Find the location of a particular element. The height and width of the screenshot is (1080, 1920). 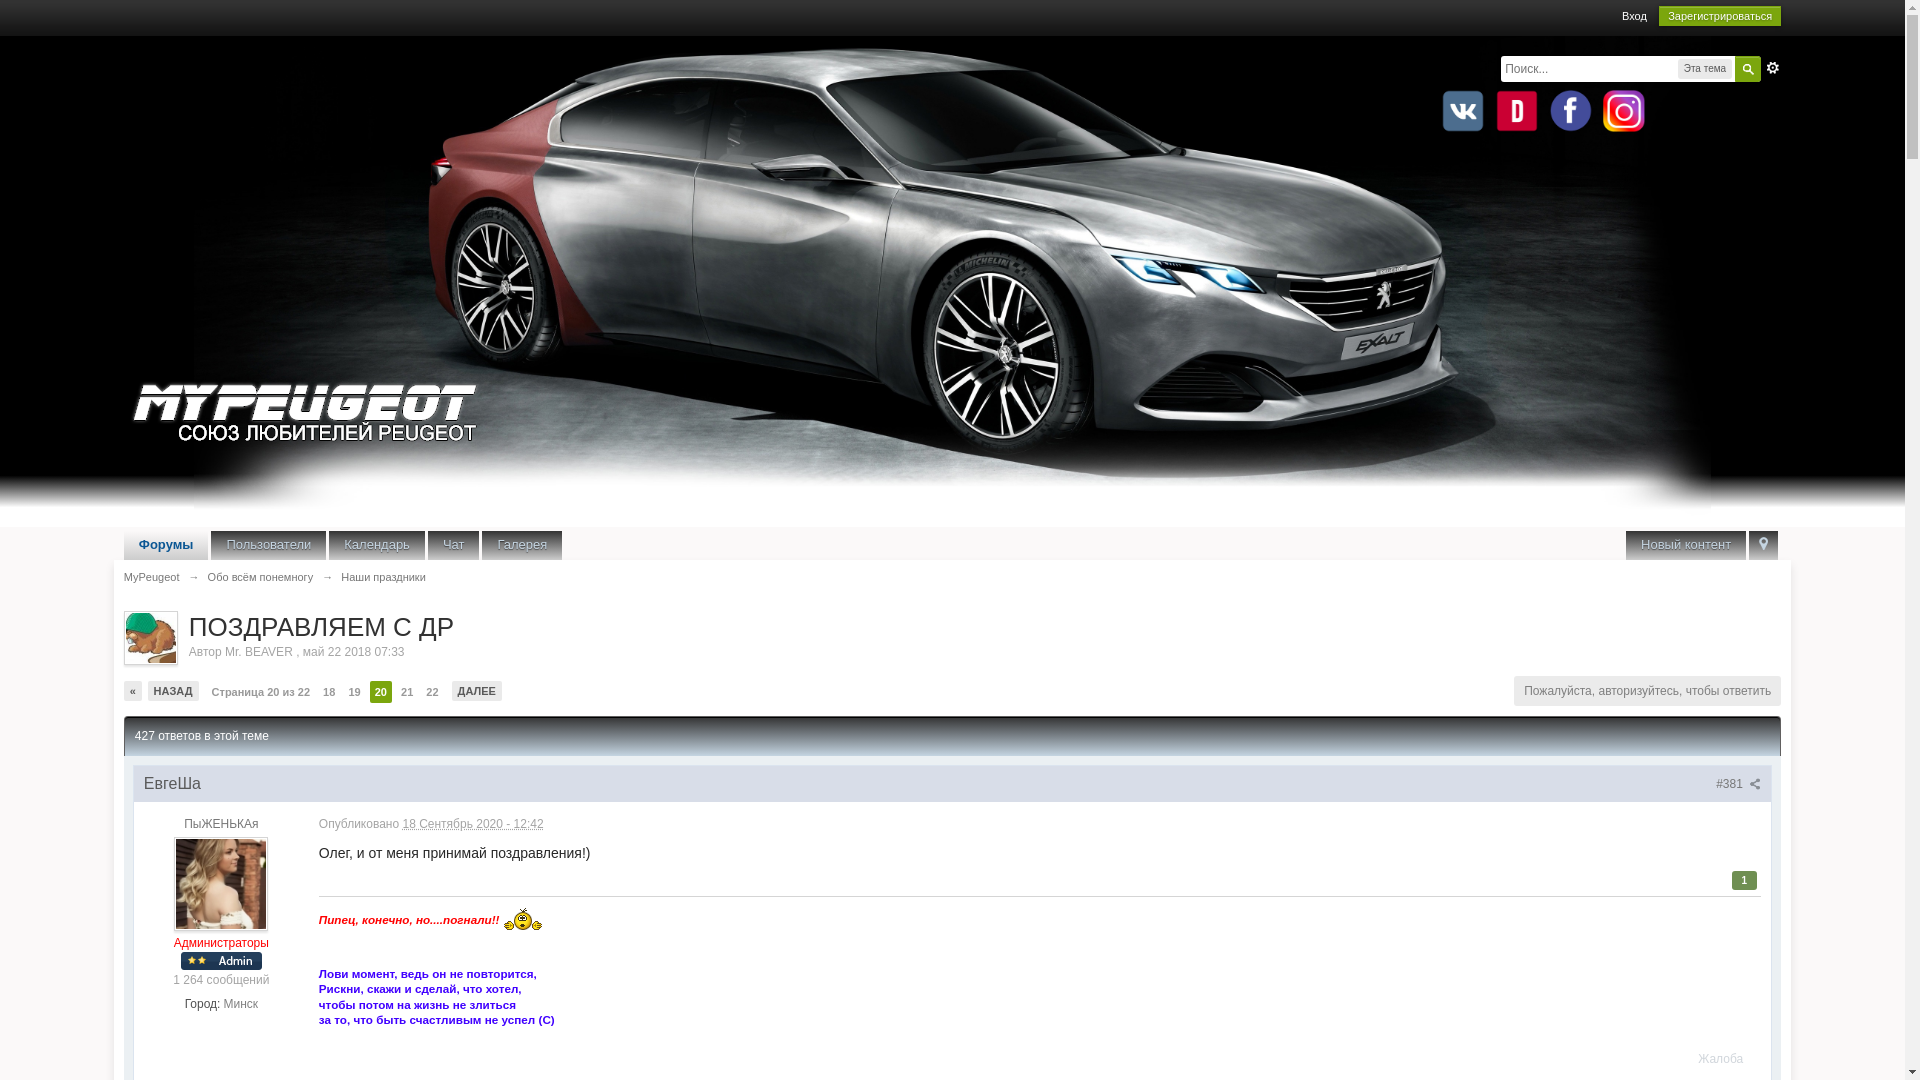

'#381' is located at coordinates (1737, 782).